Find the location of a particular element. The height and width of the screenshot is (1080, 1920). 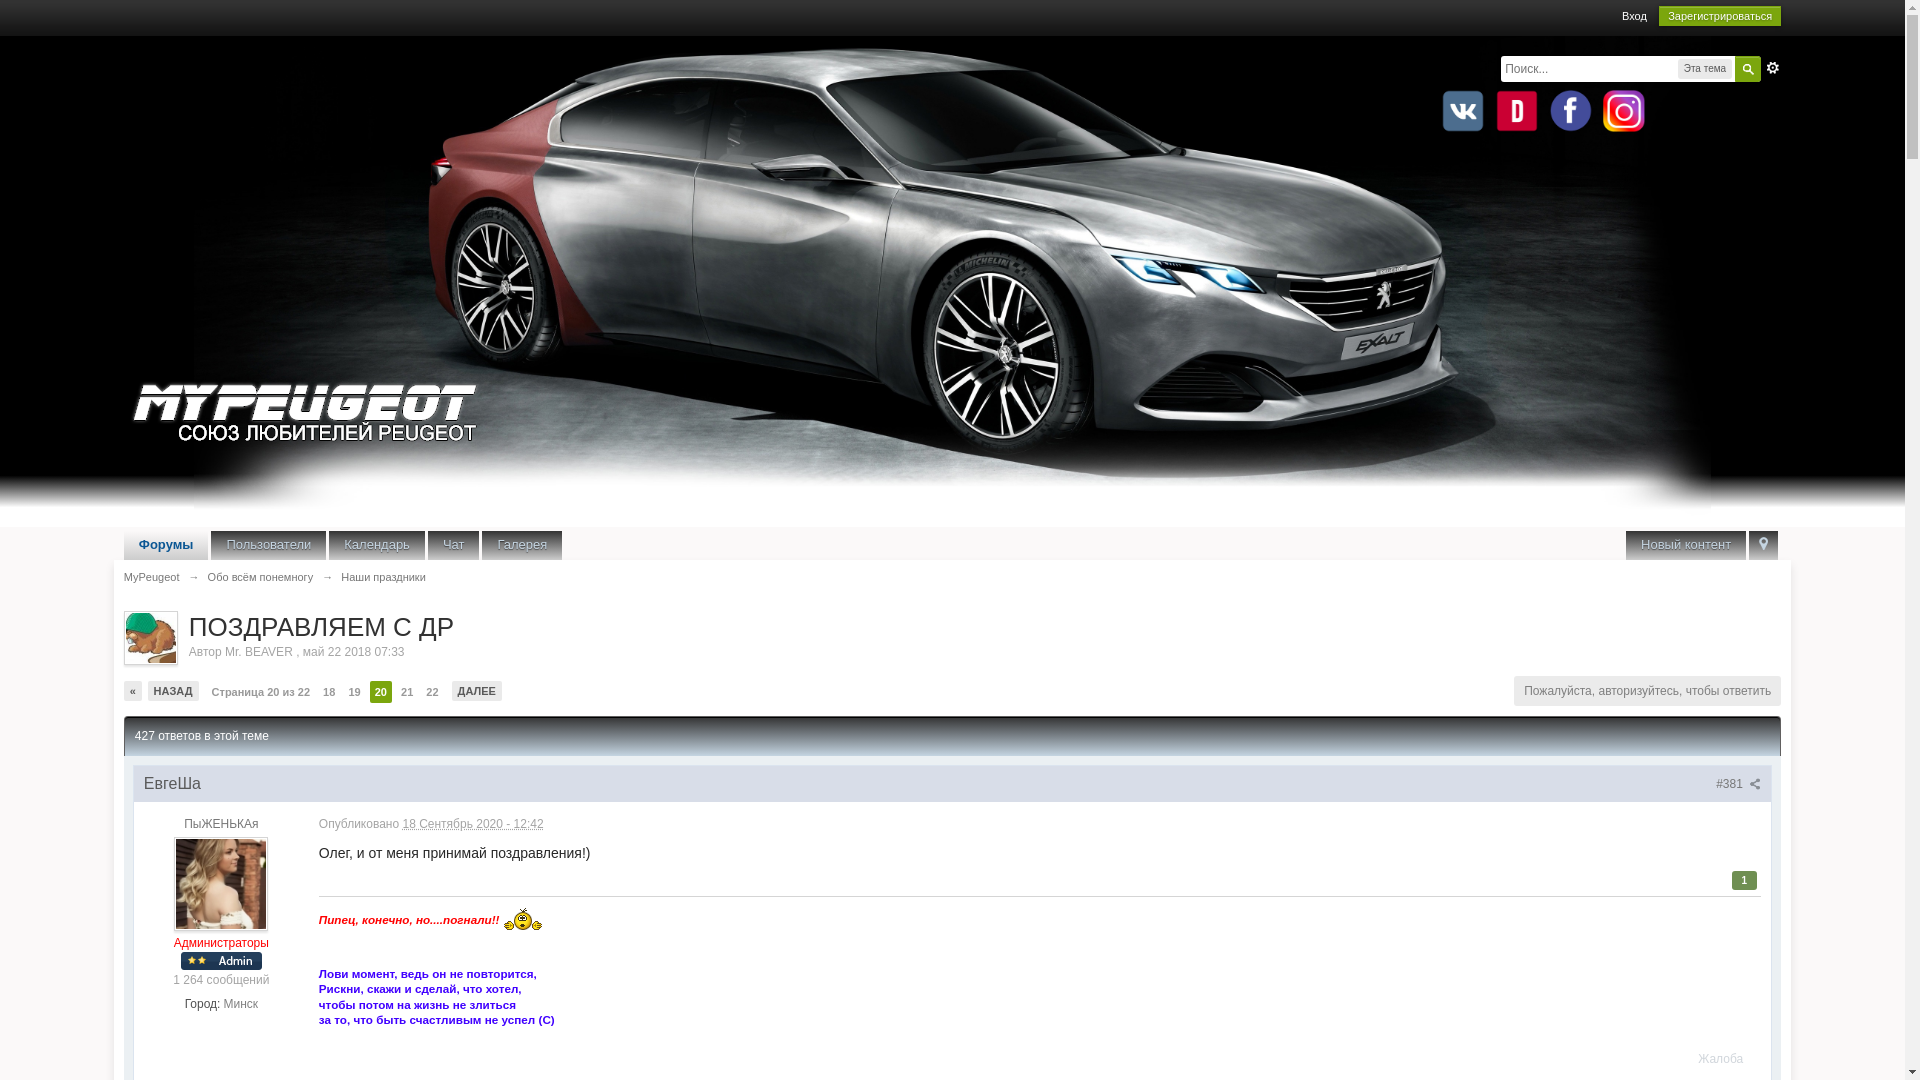

'#381' is located at coordinates (1737, 782).